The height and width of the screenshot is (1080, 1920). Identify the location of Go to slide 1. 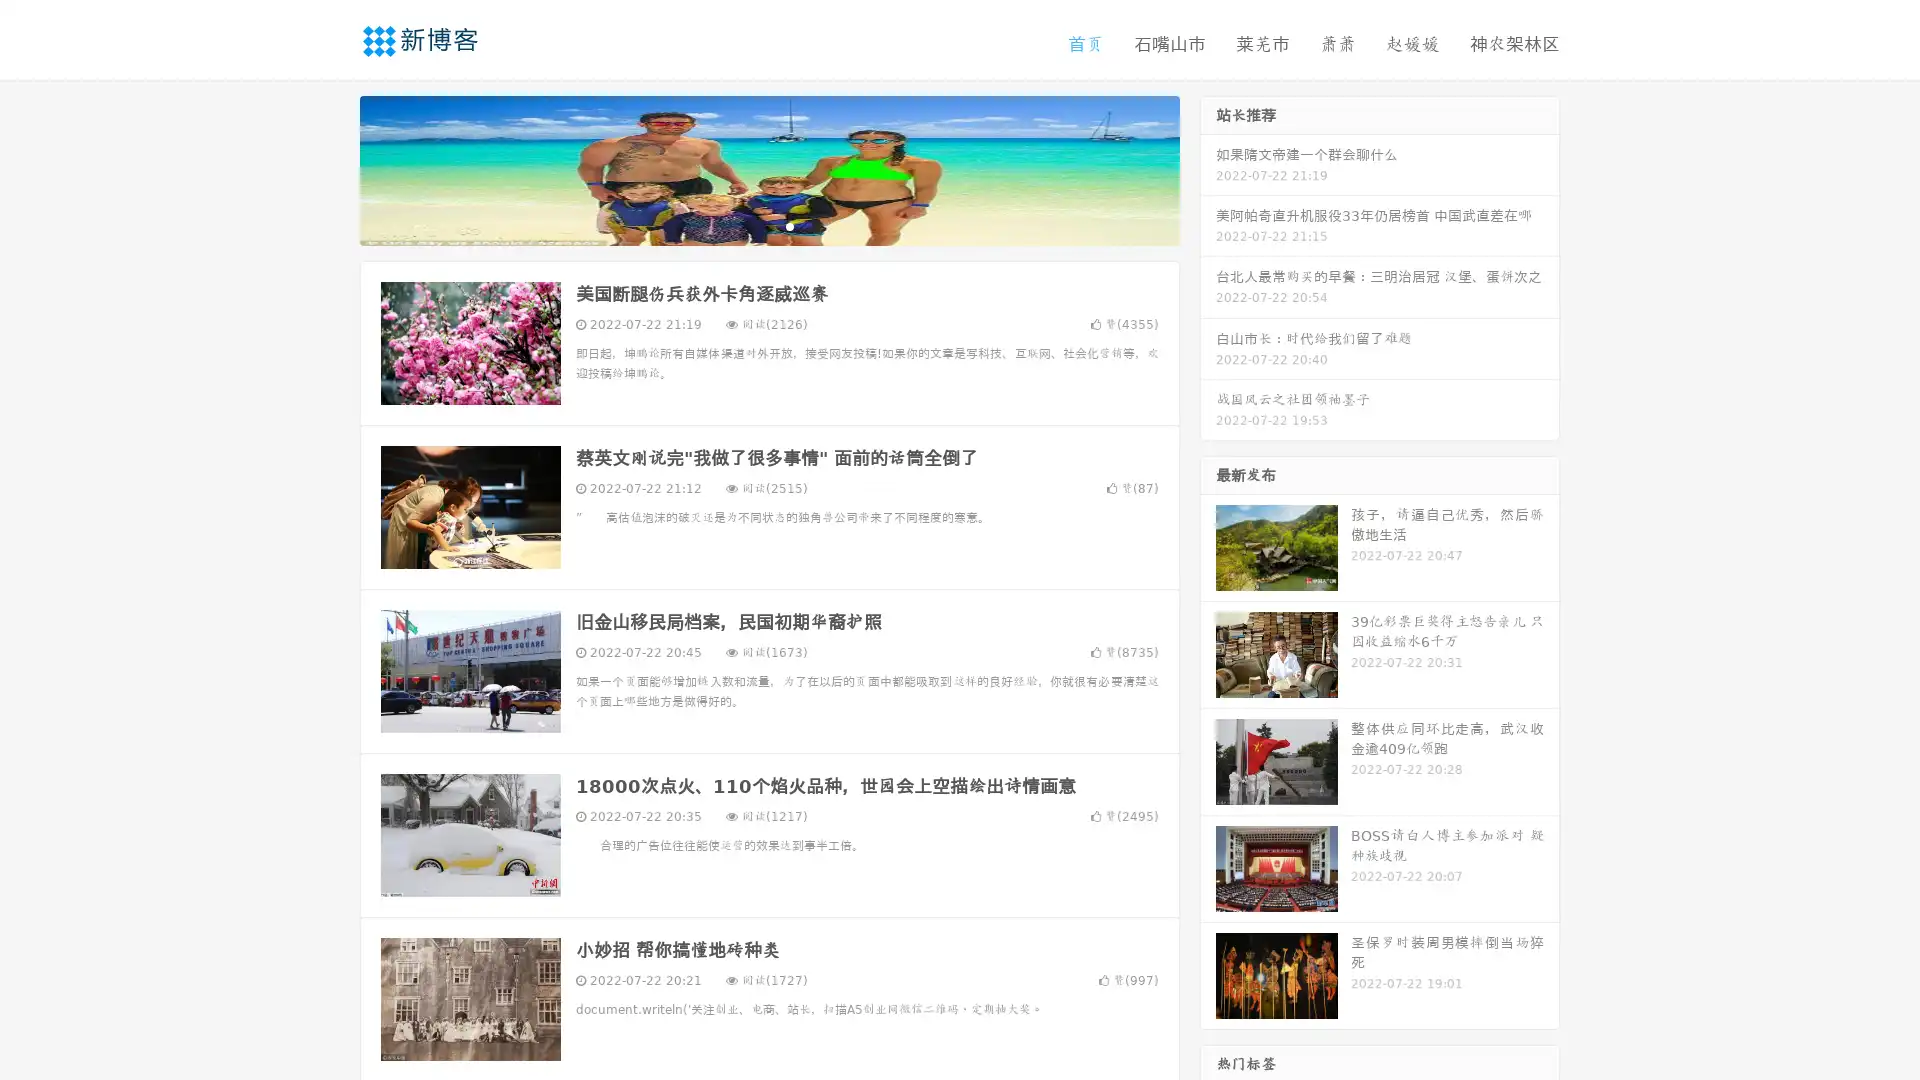
(748, 225).